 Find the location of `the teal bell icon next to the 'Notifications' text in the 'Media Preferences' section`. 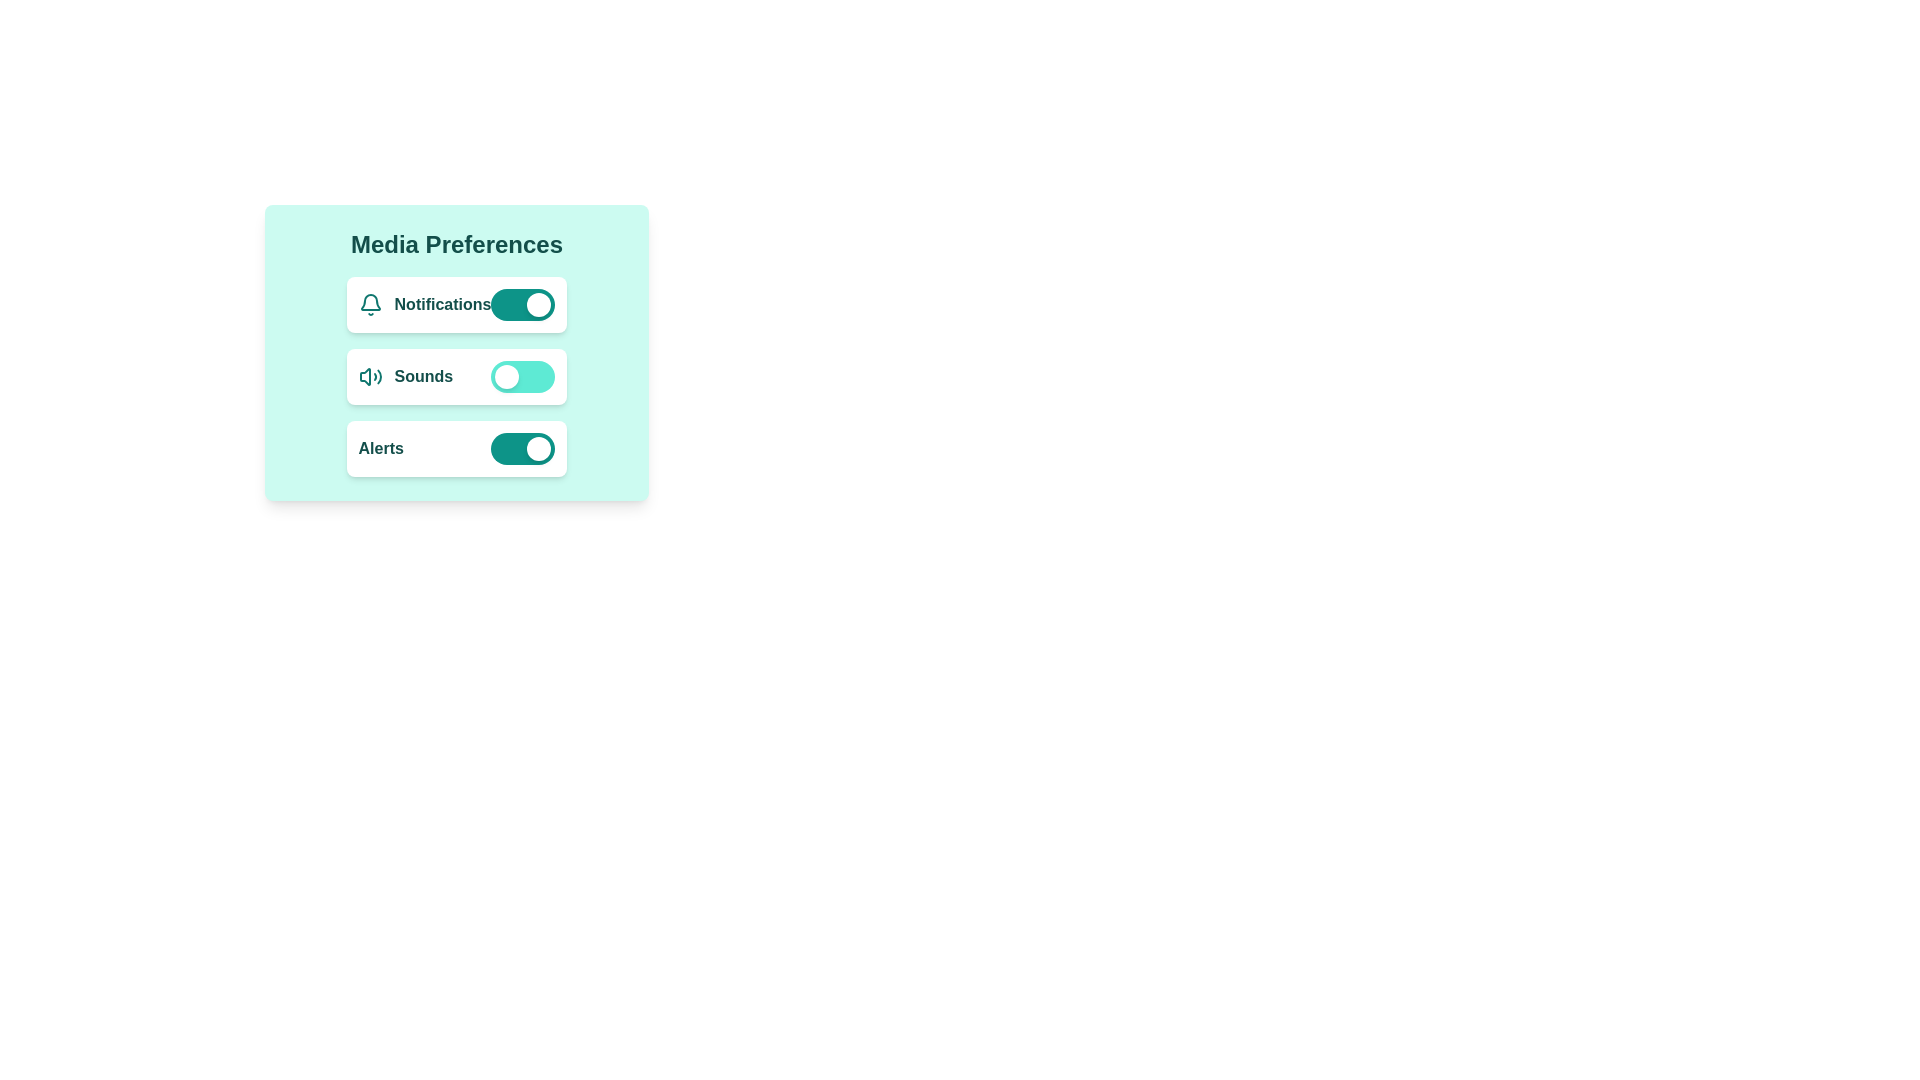

the teal bell icon next to the 'Notifications' text in the 'Media Preferences' section is located at coordinates (370, 304).